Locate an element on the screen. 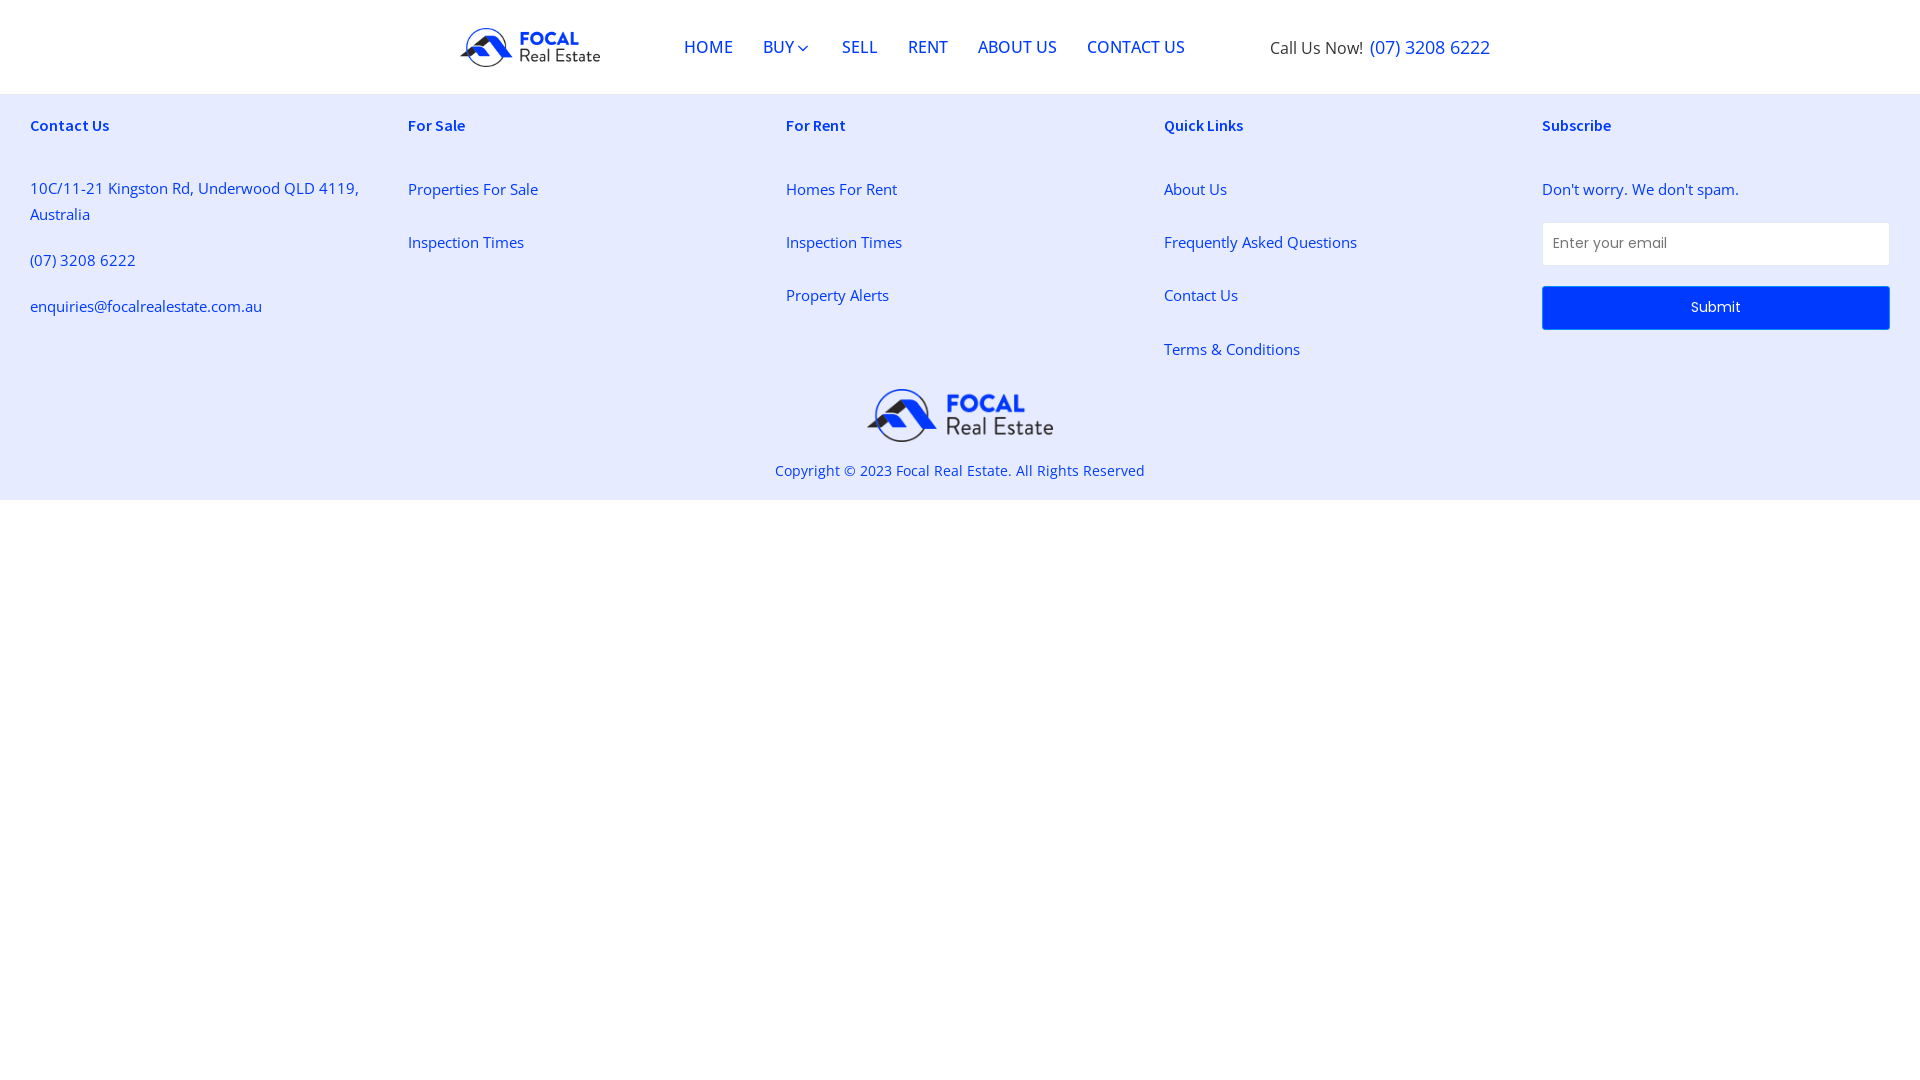 This screenshot has width=1920, height=1080. 'Properties For Sale' is located at coordinates (472, 189).